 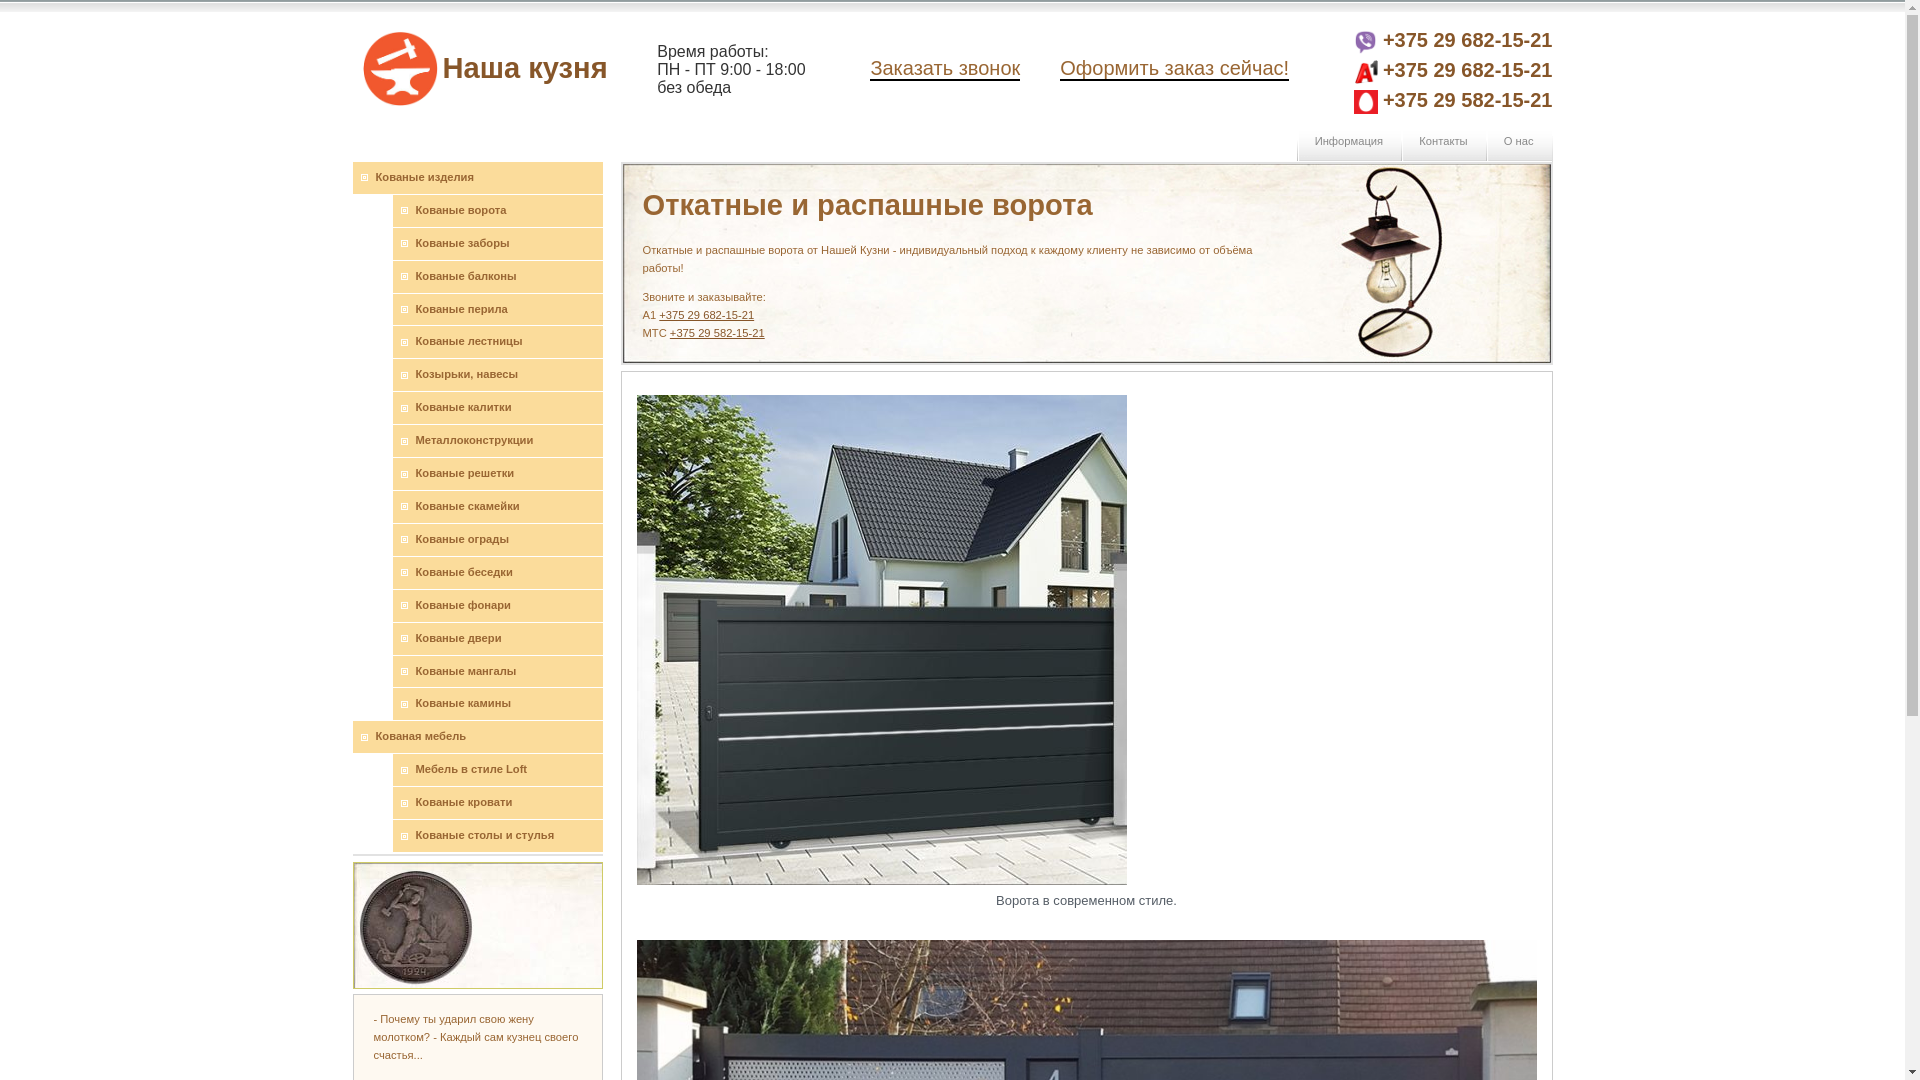 I want to click on '+375 29 582-15-21', so click(x=670, y=331).